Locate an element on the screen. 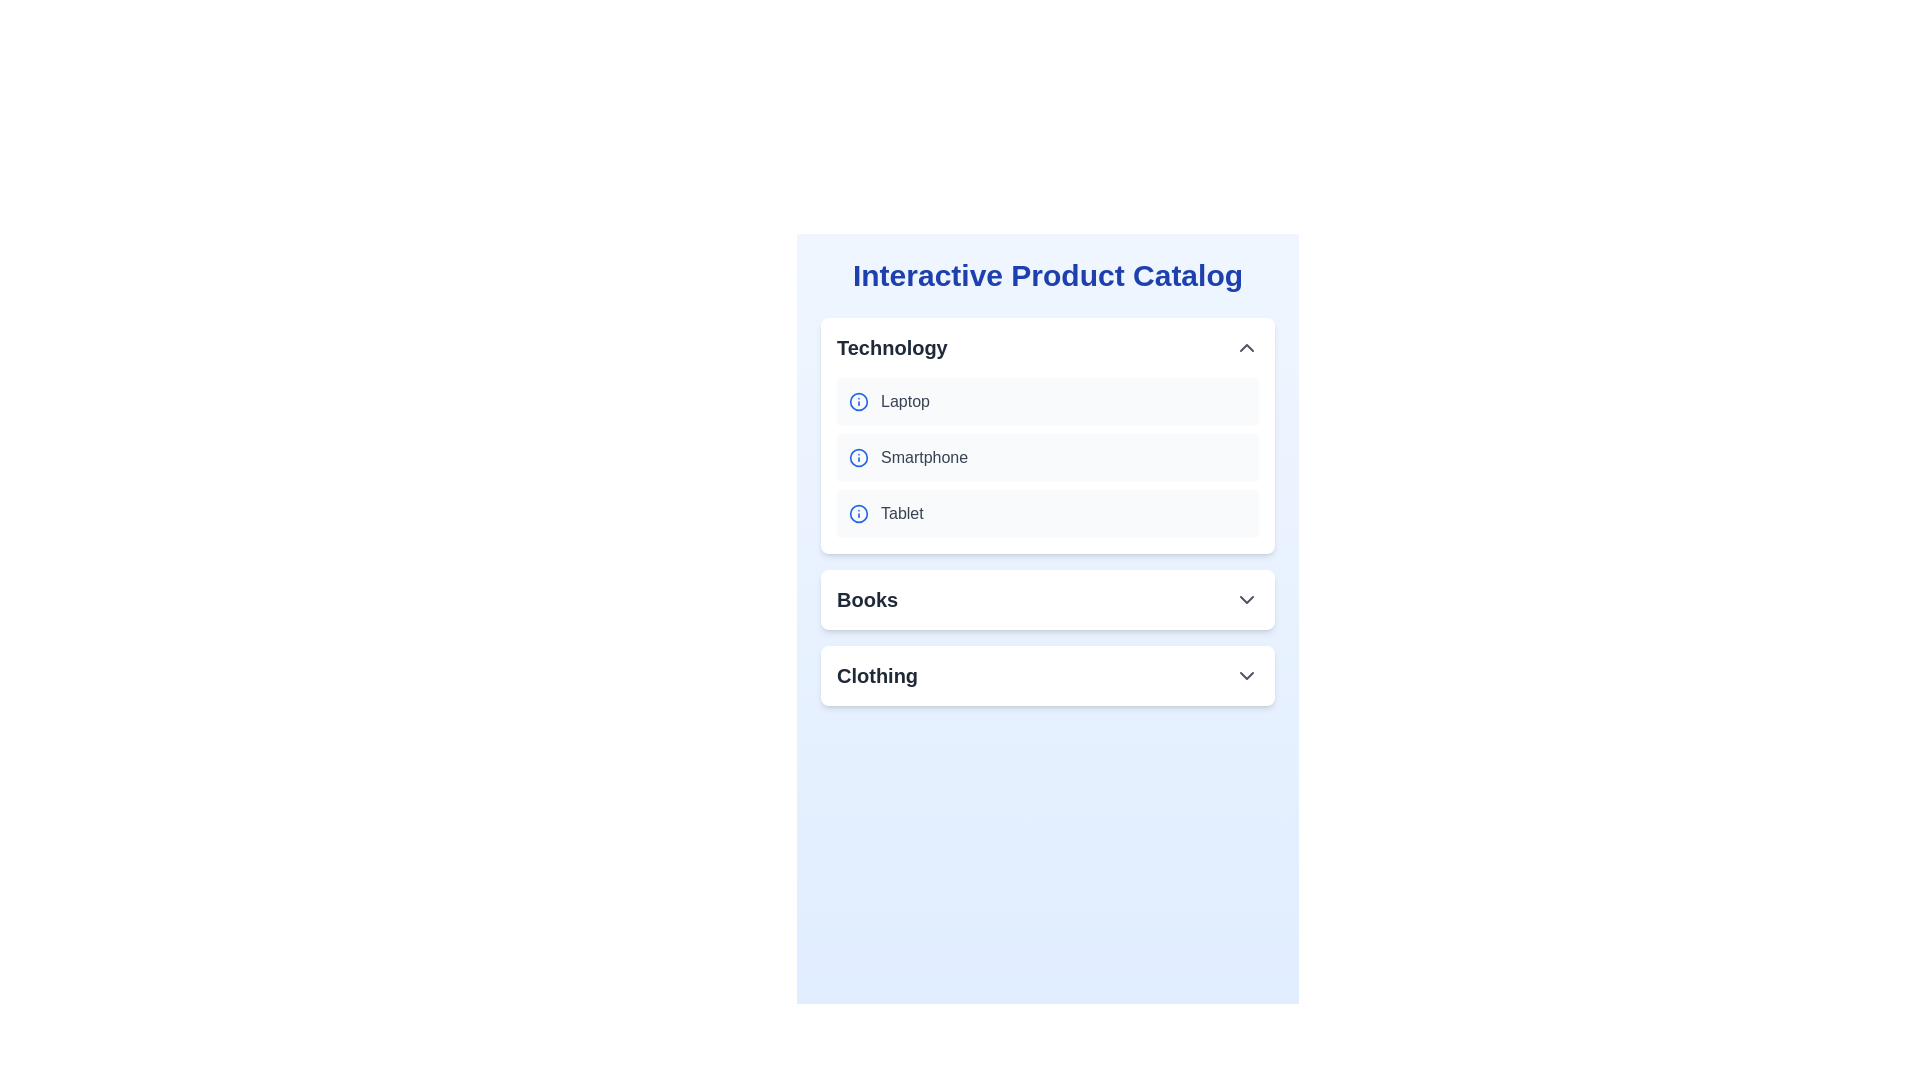 The image size is (1920, 1080). the collapsible panel labeled 'Technology' which contains items 'Laptop', 'Smartphone', and 'Tablet' is located at coordinates (1046, 434).